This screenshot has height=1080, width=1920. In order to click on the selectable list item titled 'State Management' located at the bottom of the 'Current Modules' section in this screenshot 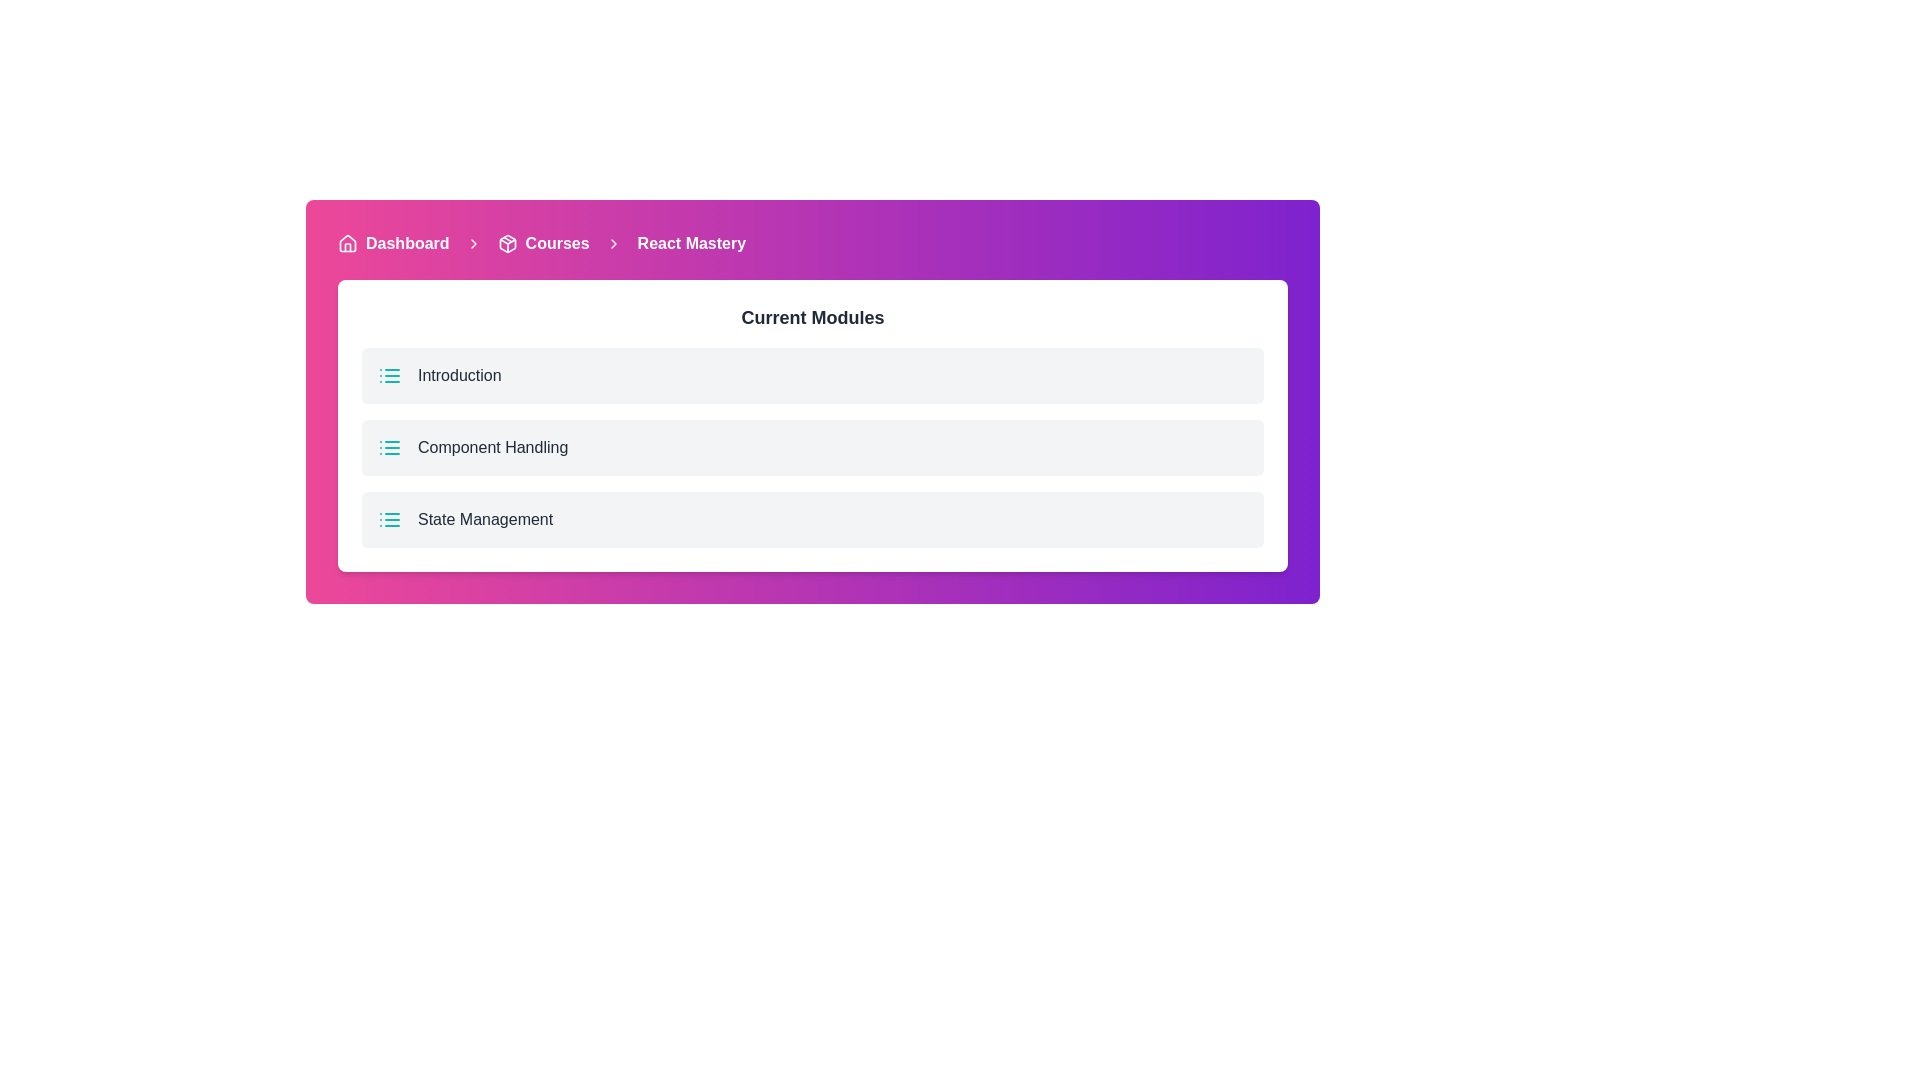, I will do `click(812, 519)`.